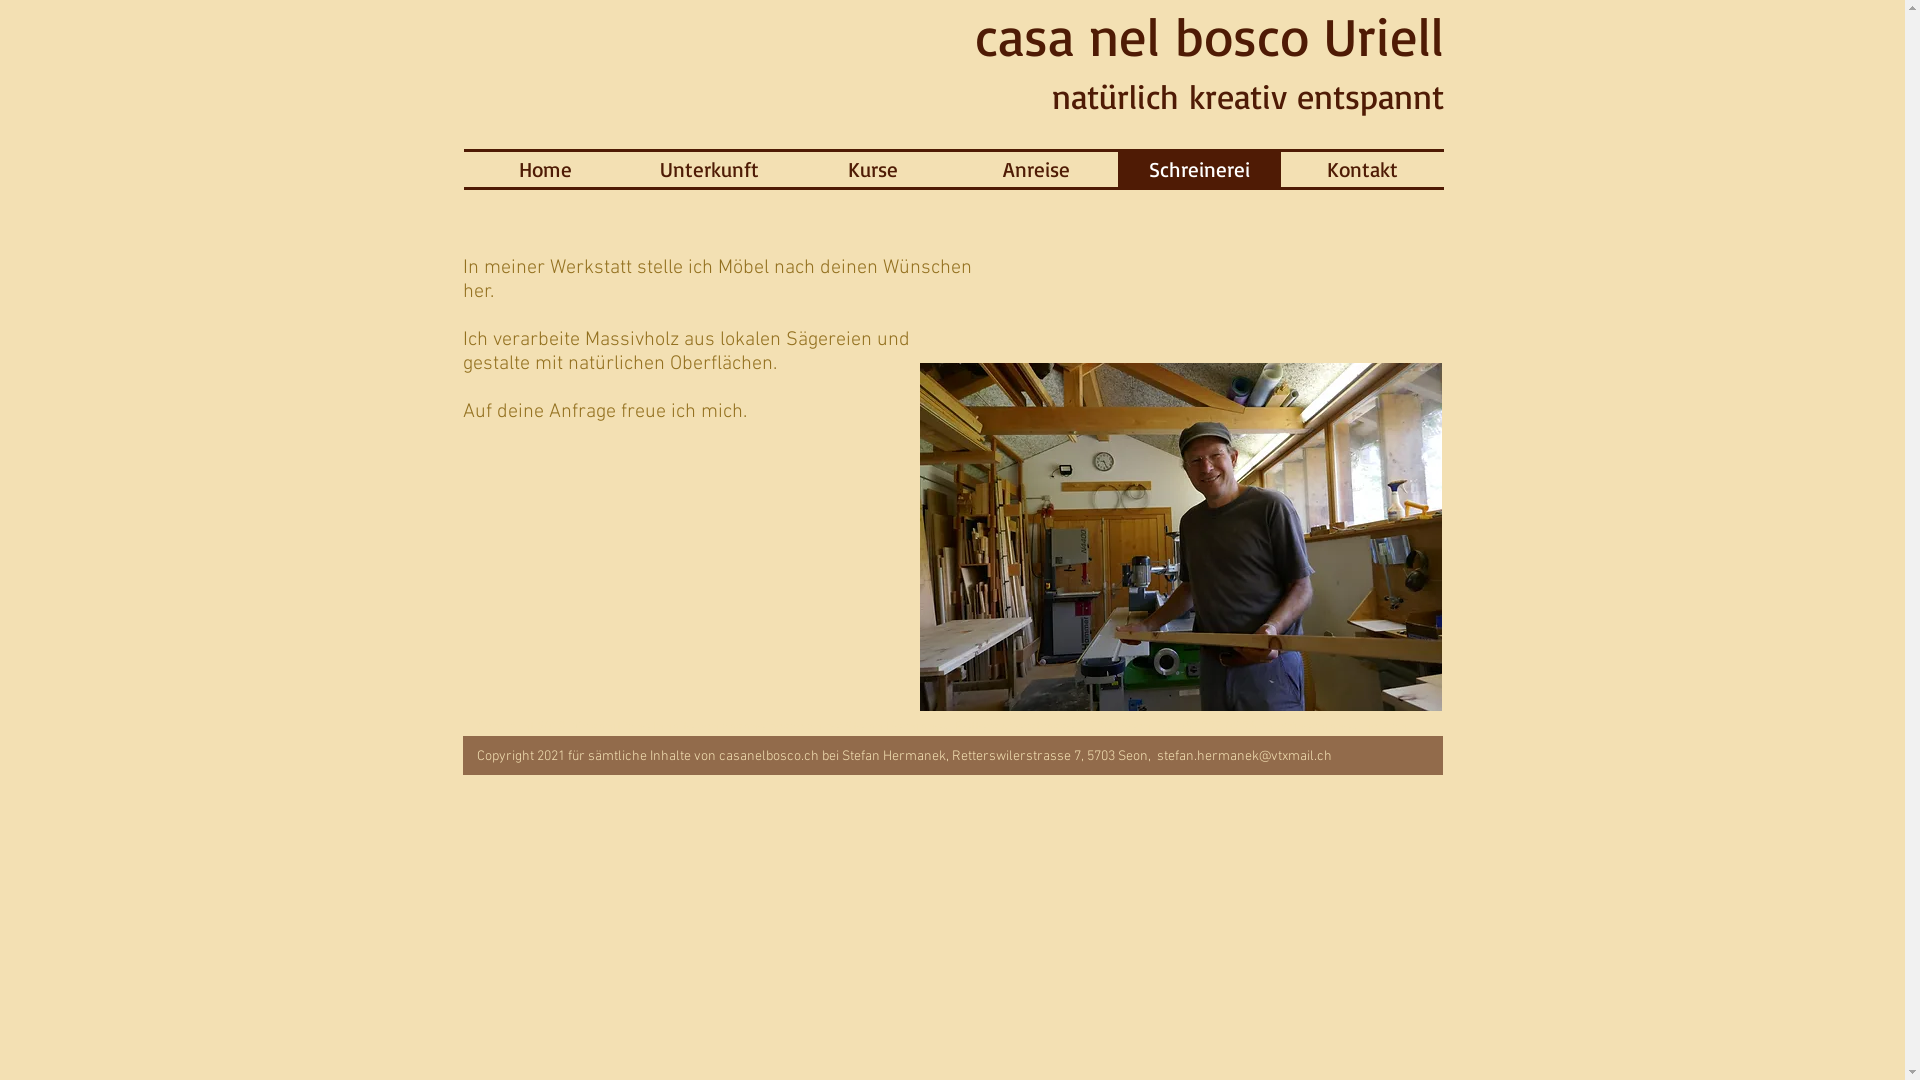 The height and width of the screenshot is (1080, 1920). I want to click on 'Anreise', so click(1035, 168).